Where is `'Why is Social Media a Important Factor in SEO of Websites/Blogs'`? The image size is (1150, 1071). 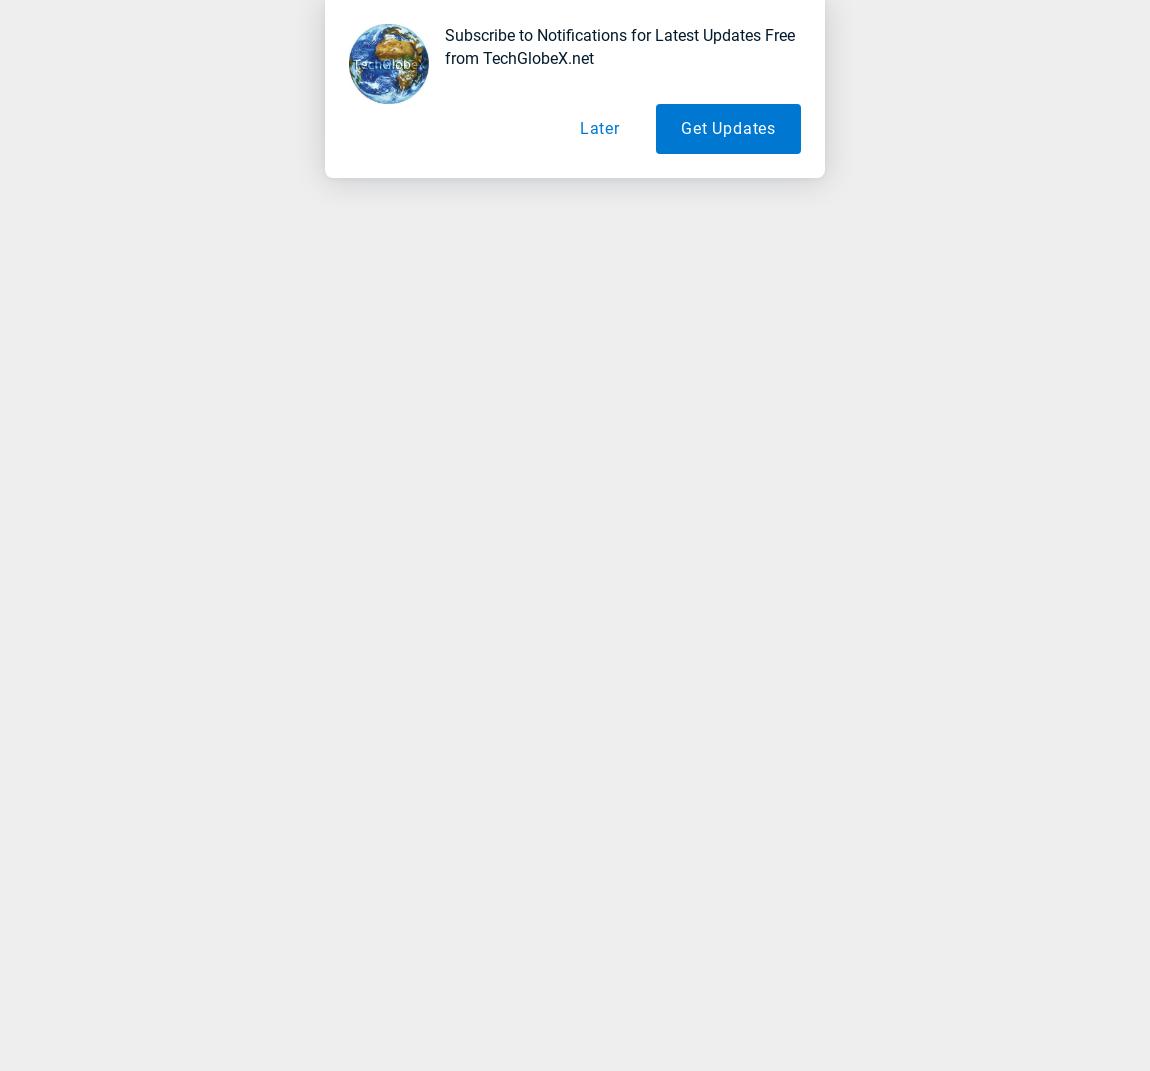 'Why is Social Media a Important Factor in SEO of Websites/Blogs' is located at coordinates (19, 470).